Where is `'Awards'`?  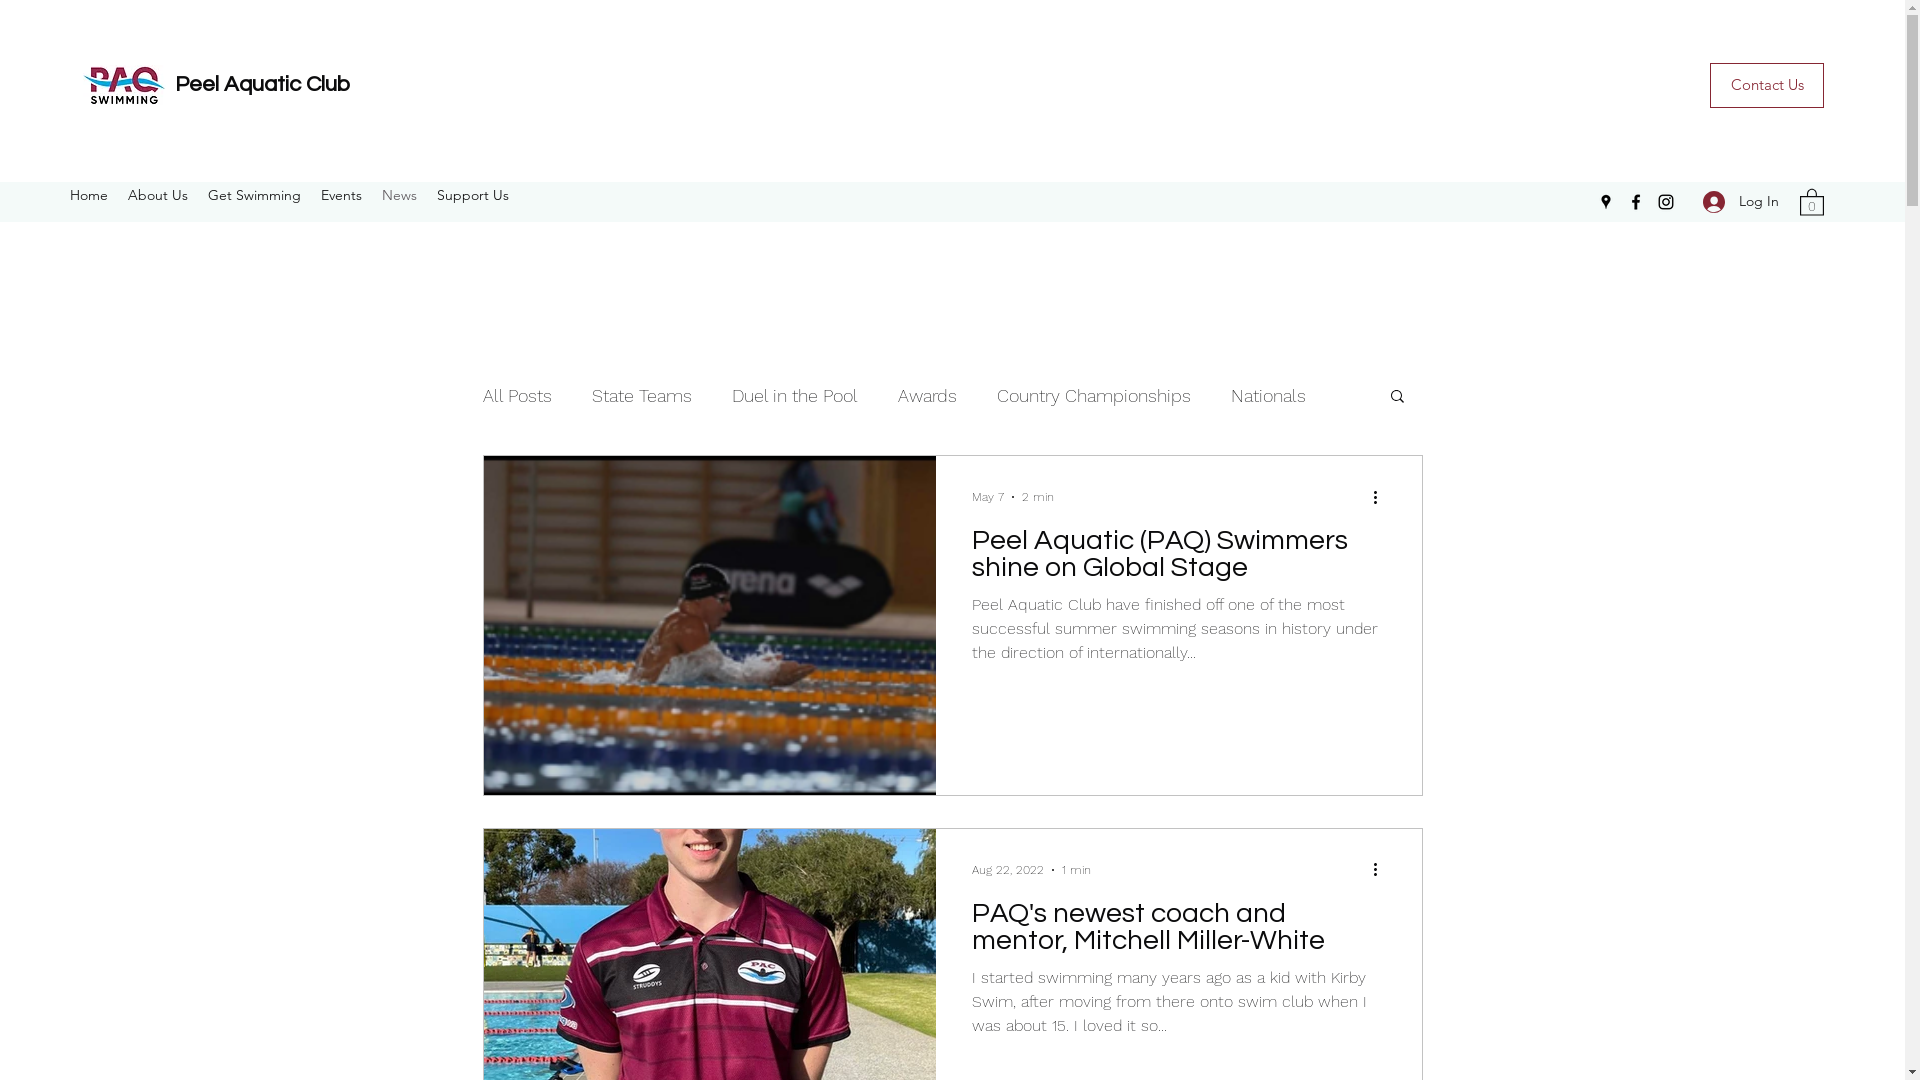
'Awards' is located at coordinates (926, 394).